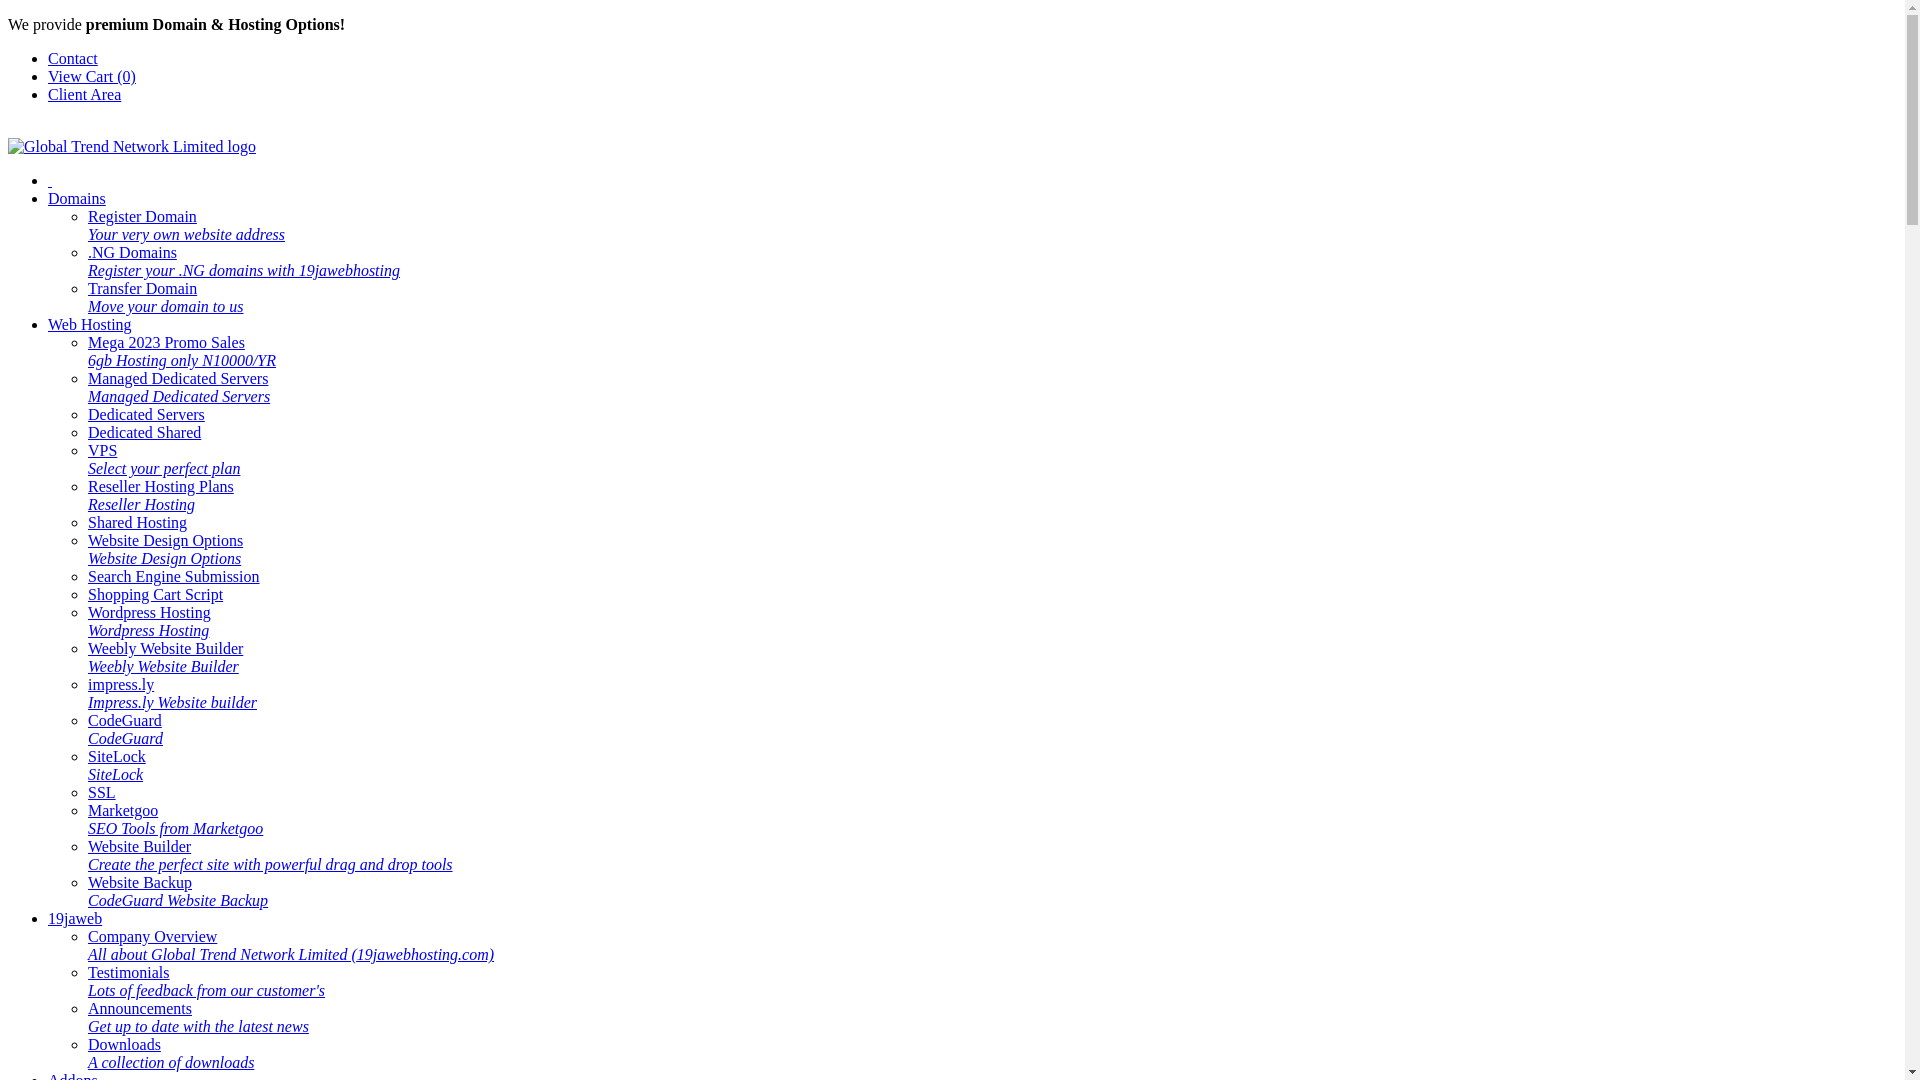  I want to click on 'Dedicated Servers', so click(145, 413).